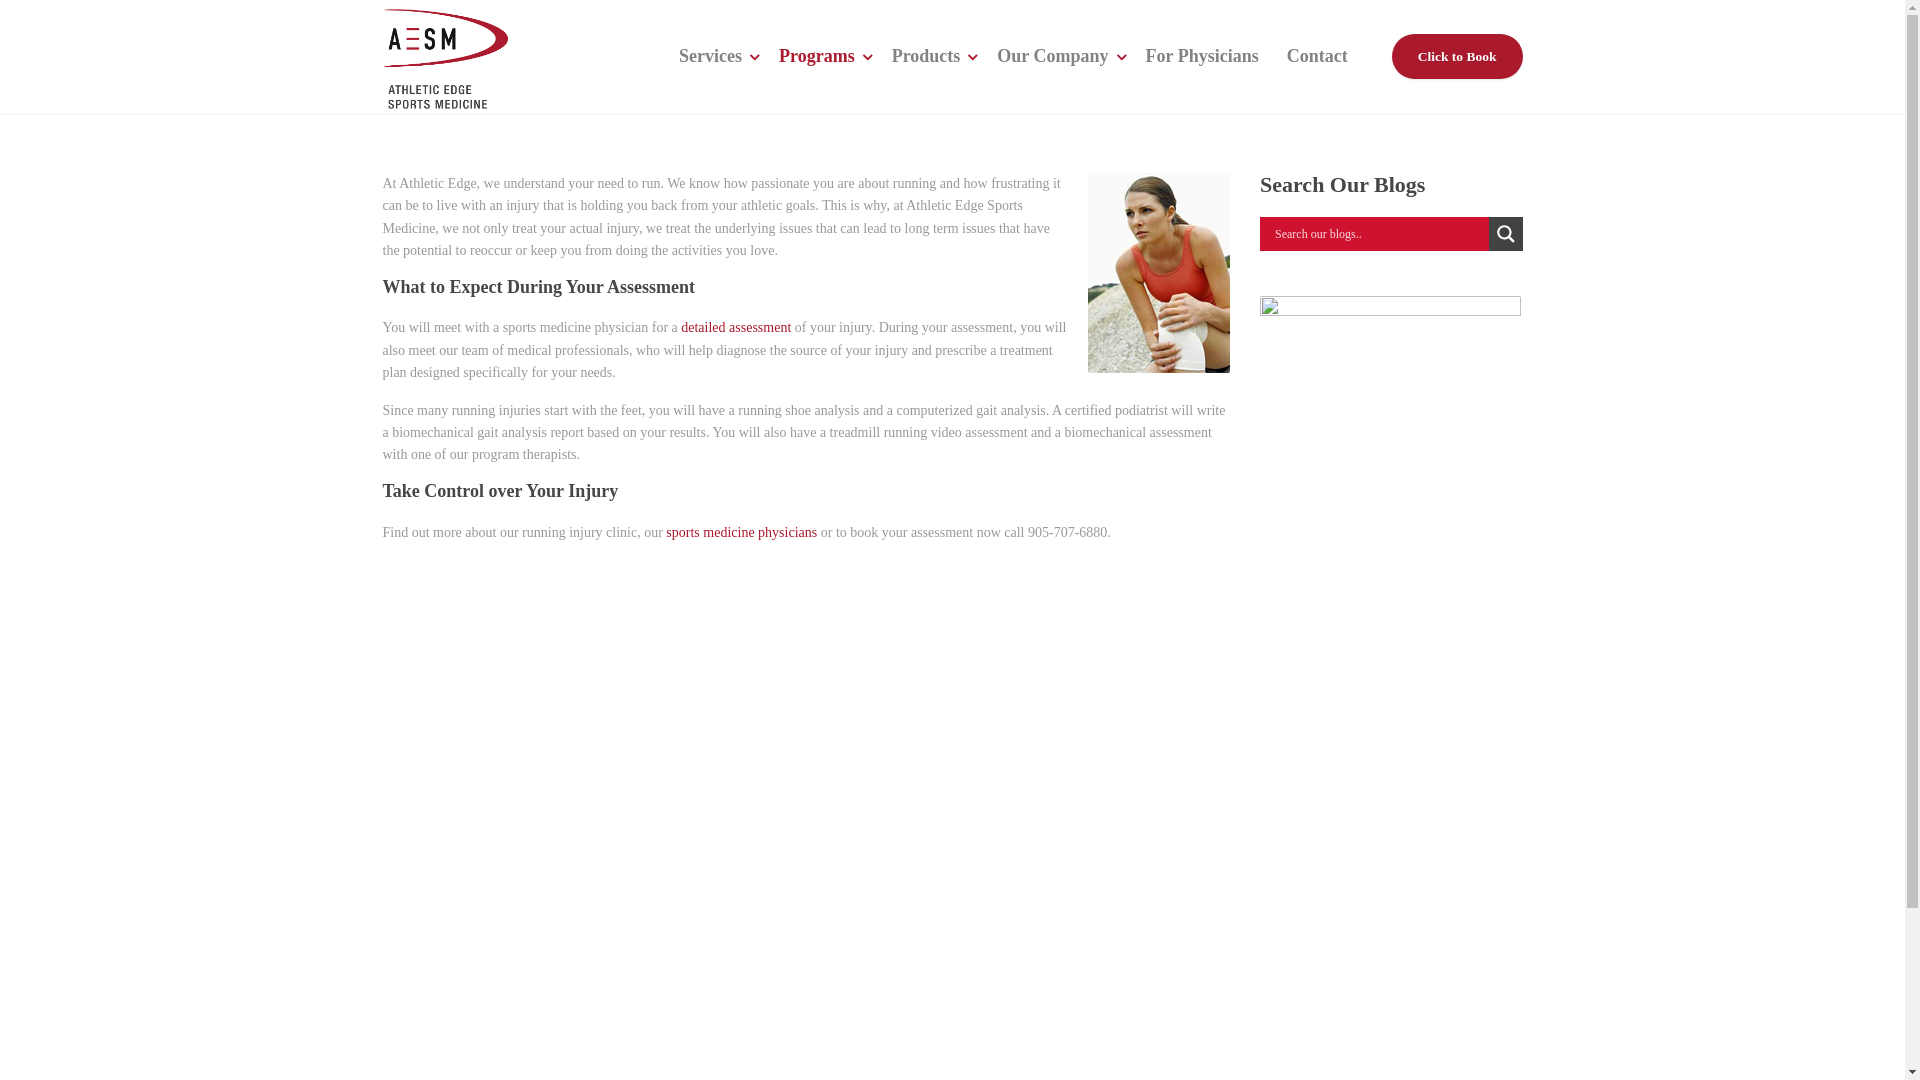 The width and height of the screenshot is (1920, 1080). What do you see at coordinates (930, 55) in the screenshot?
I see `'Products'` at bounding box center [930, 55].